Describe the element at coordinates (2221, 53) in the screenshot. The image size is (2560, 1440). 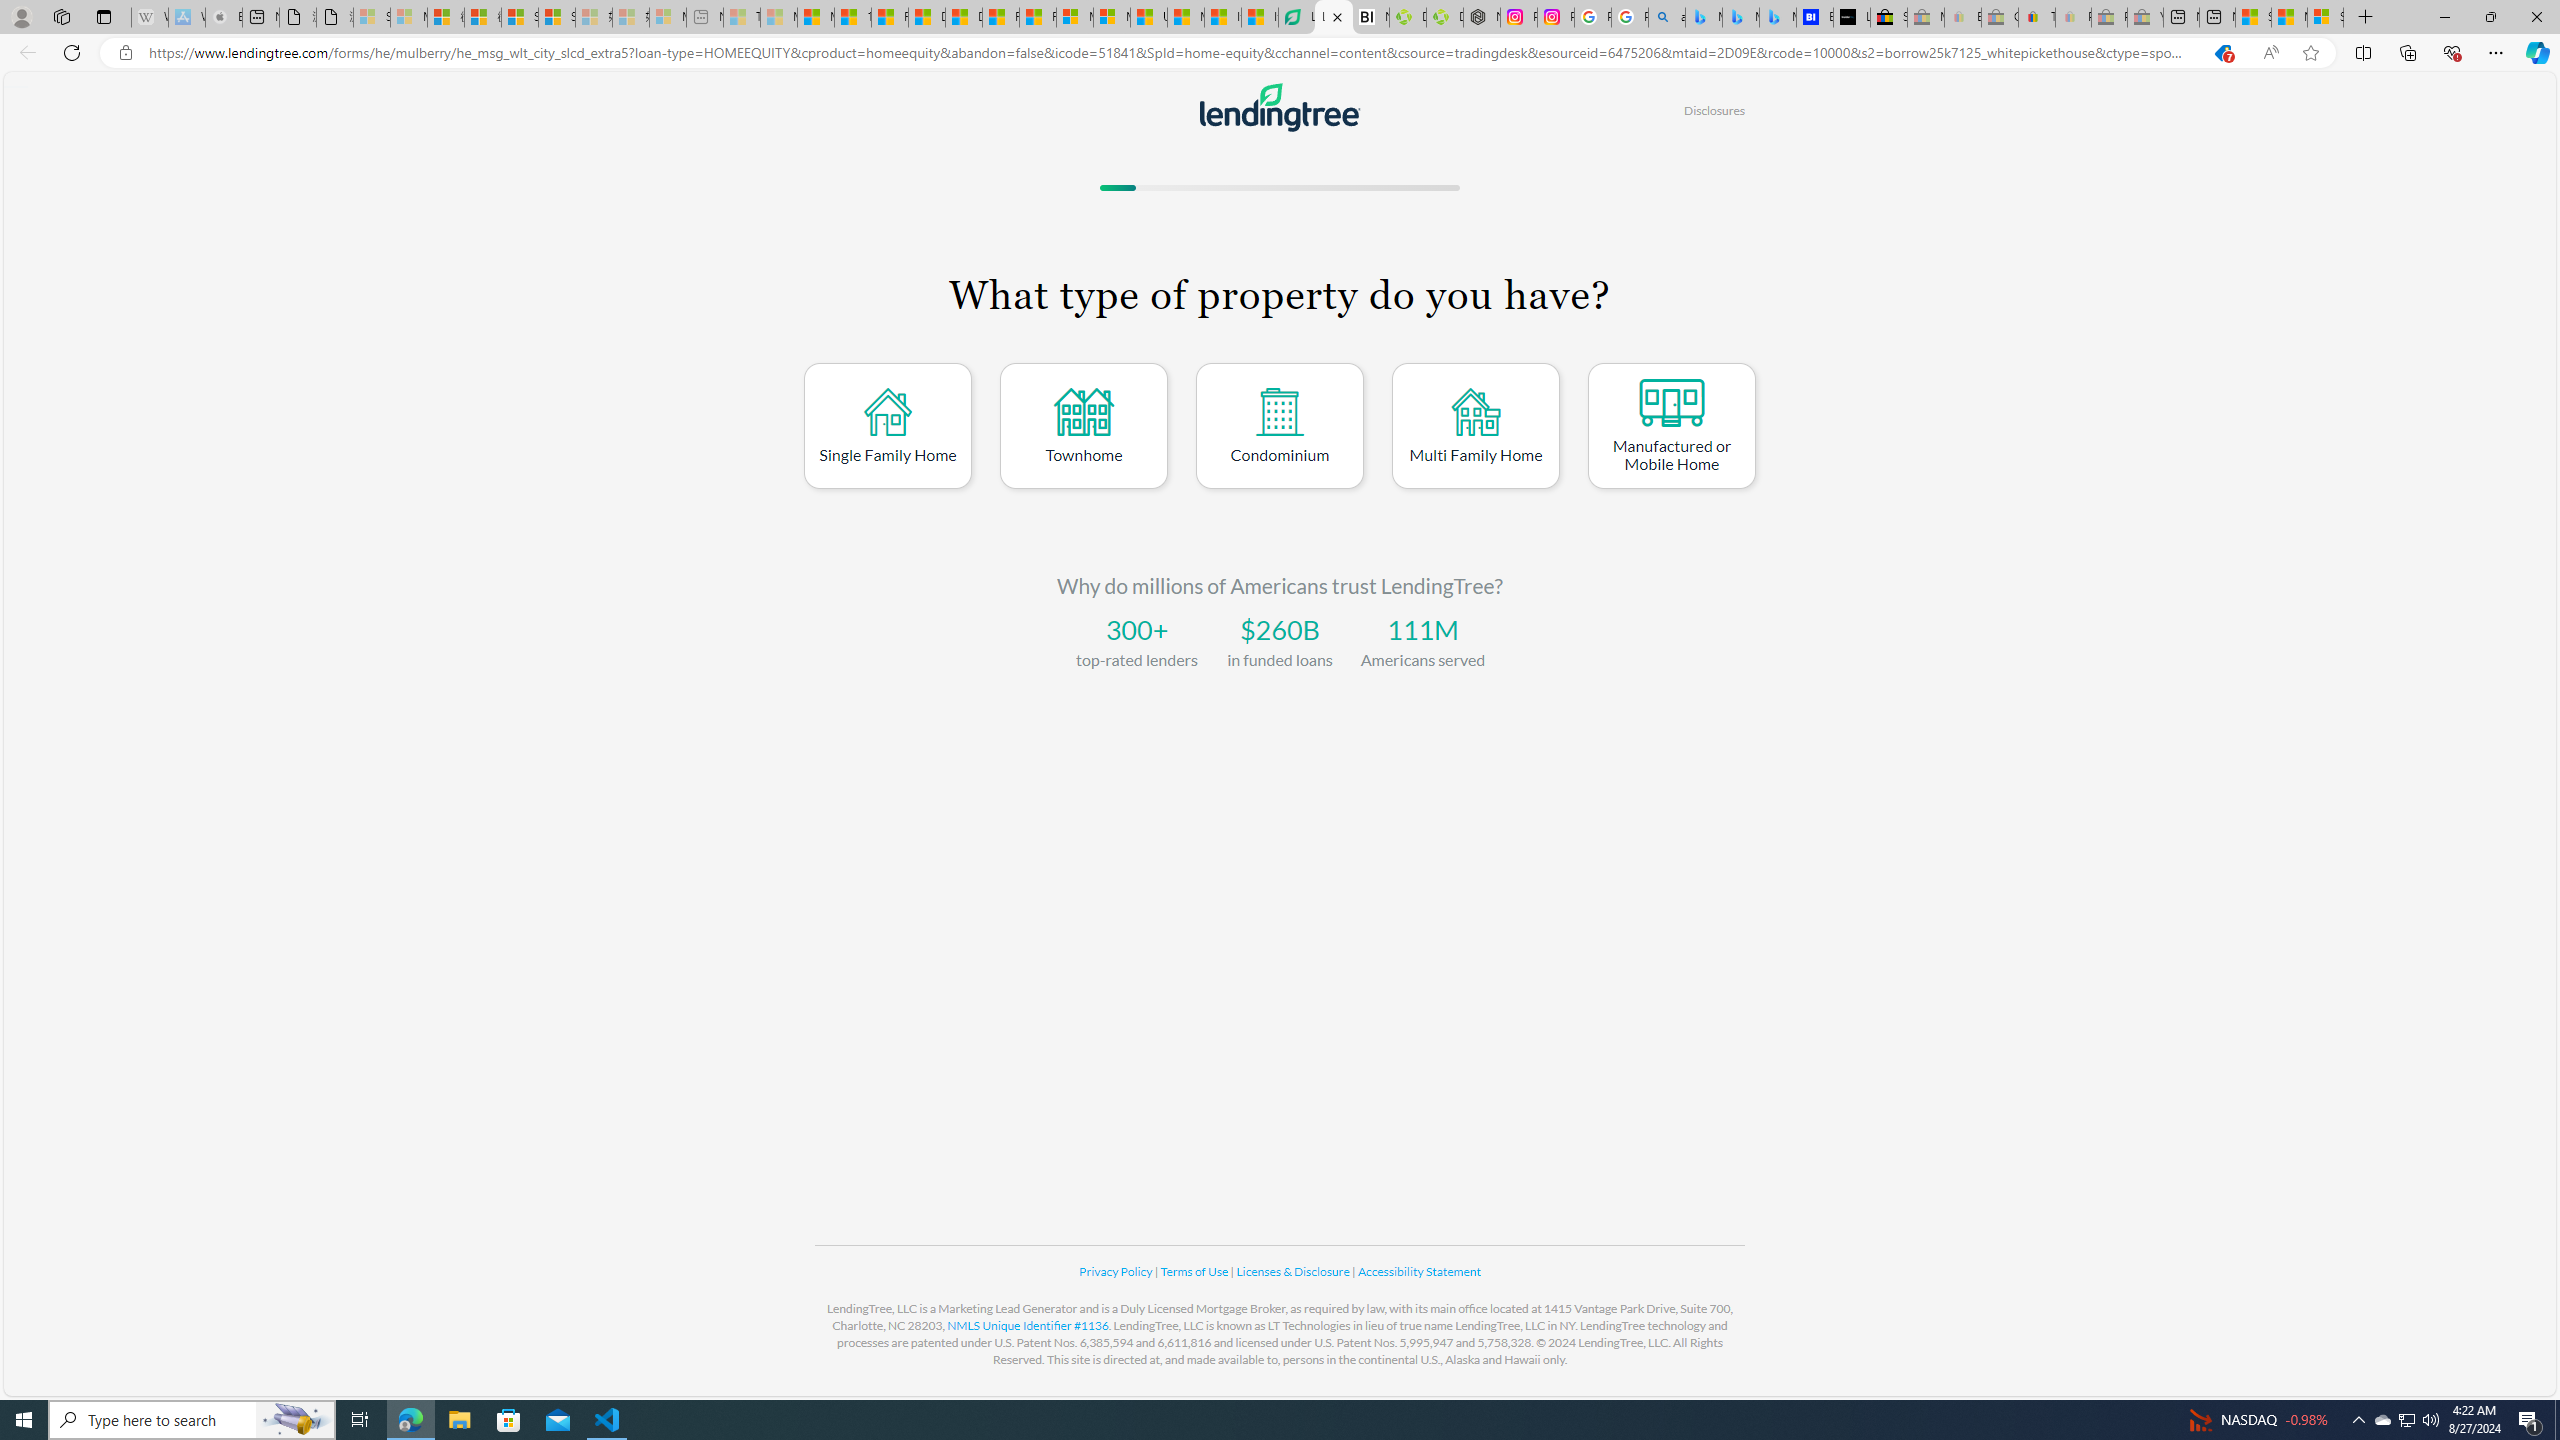
I see `'This site has coupons! Shopping in Microsoft Edge, 7'` at that location.